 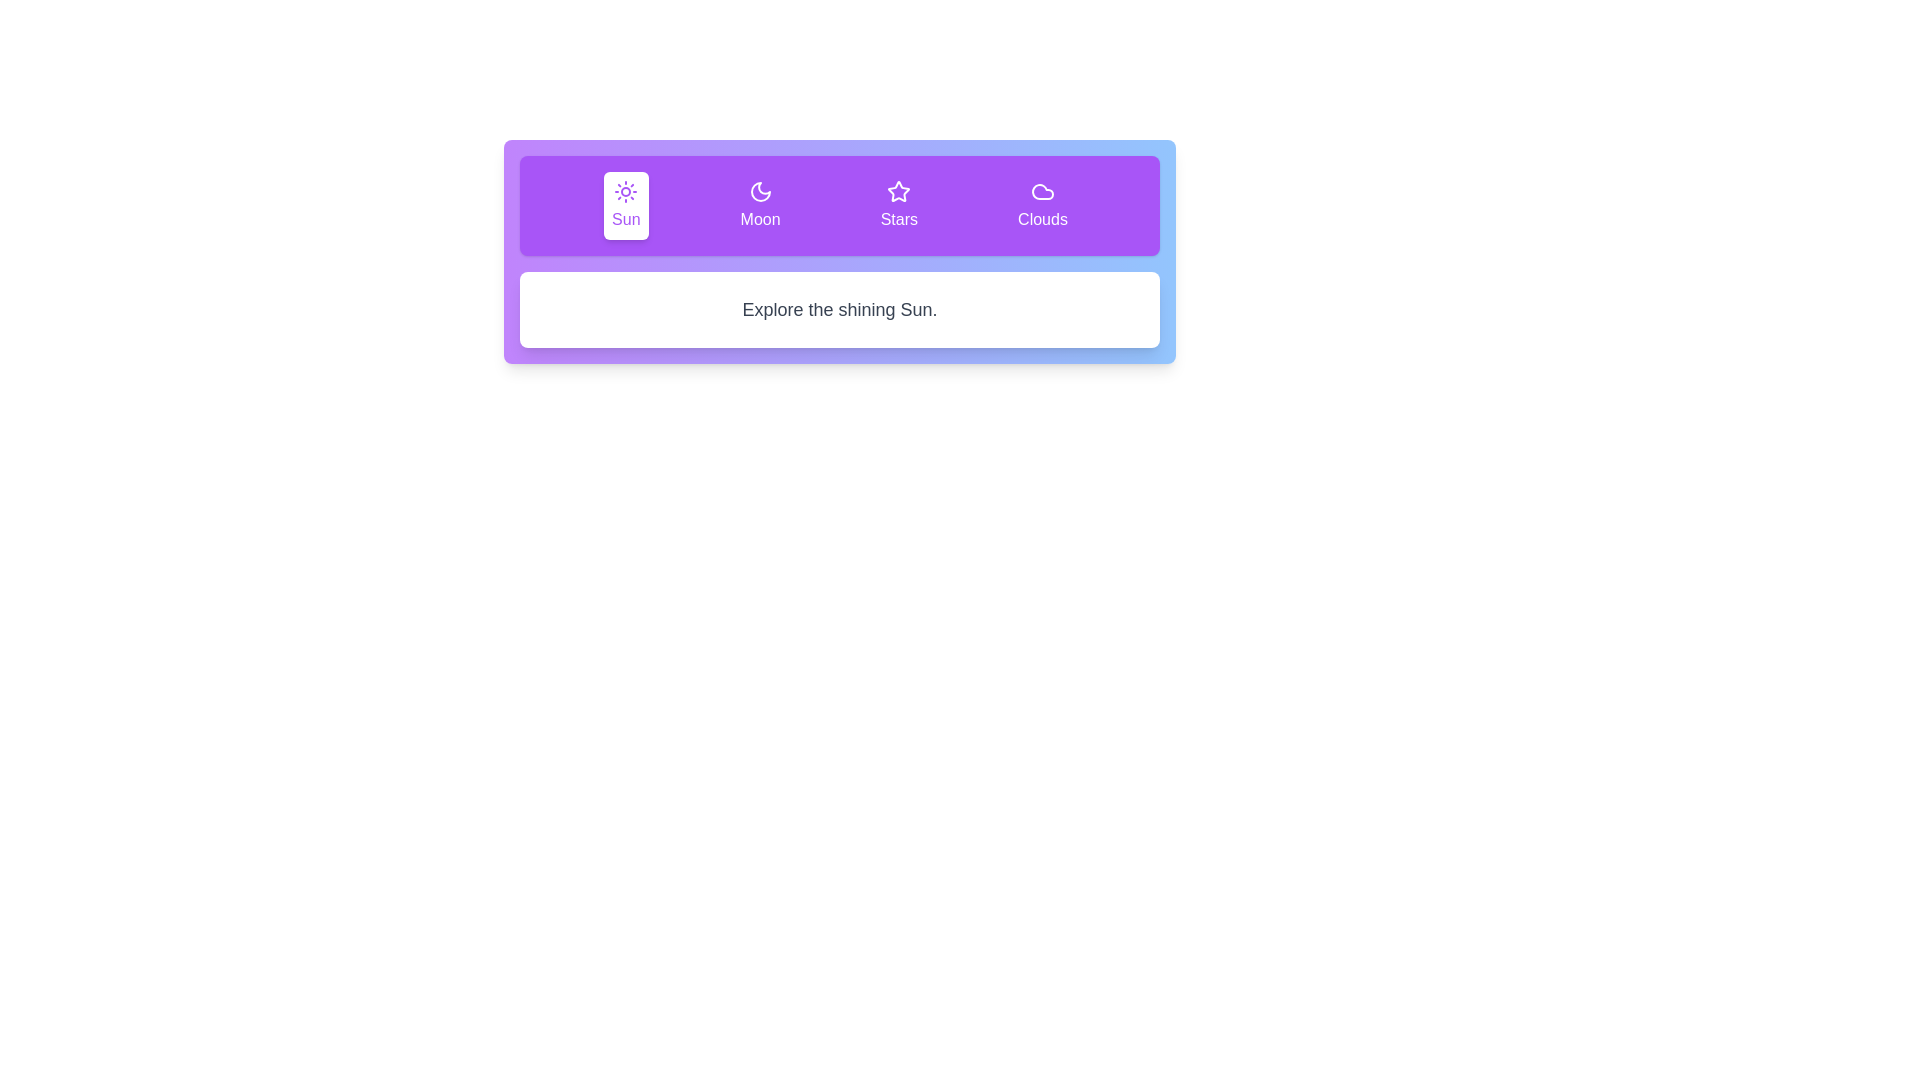 What do you see at coordinates (898, 219) in the screenshot?
I see `the text label displaying 'Stars' in white on a purple background, which is the third label in a horizontal layout of items including 'Sun', 'Moon', and 'Clouds'` at bounding box center [898, 219].